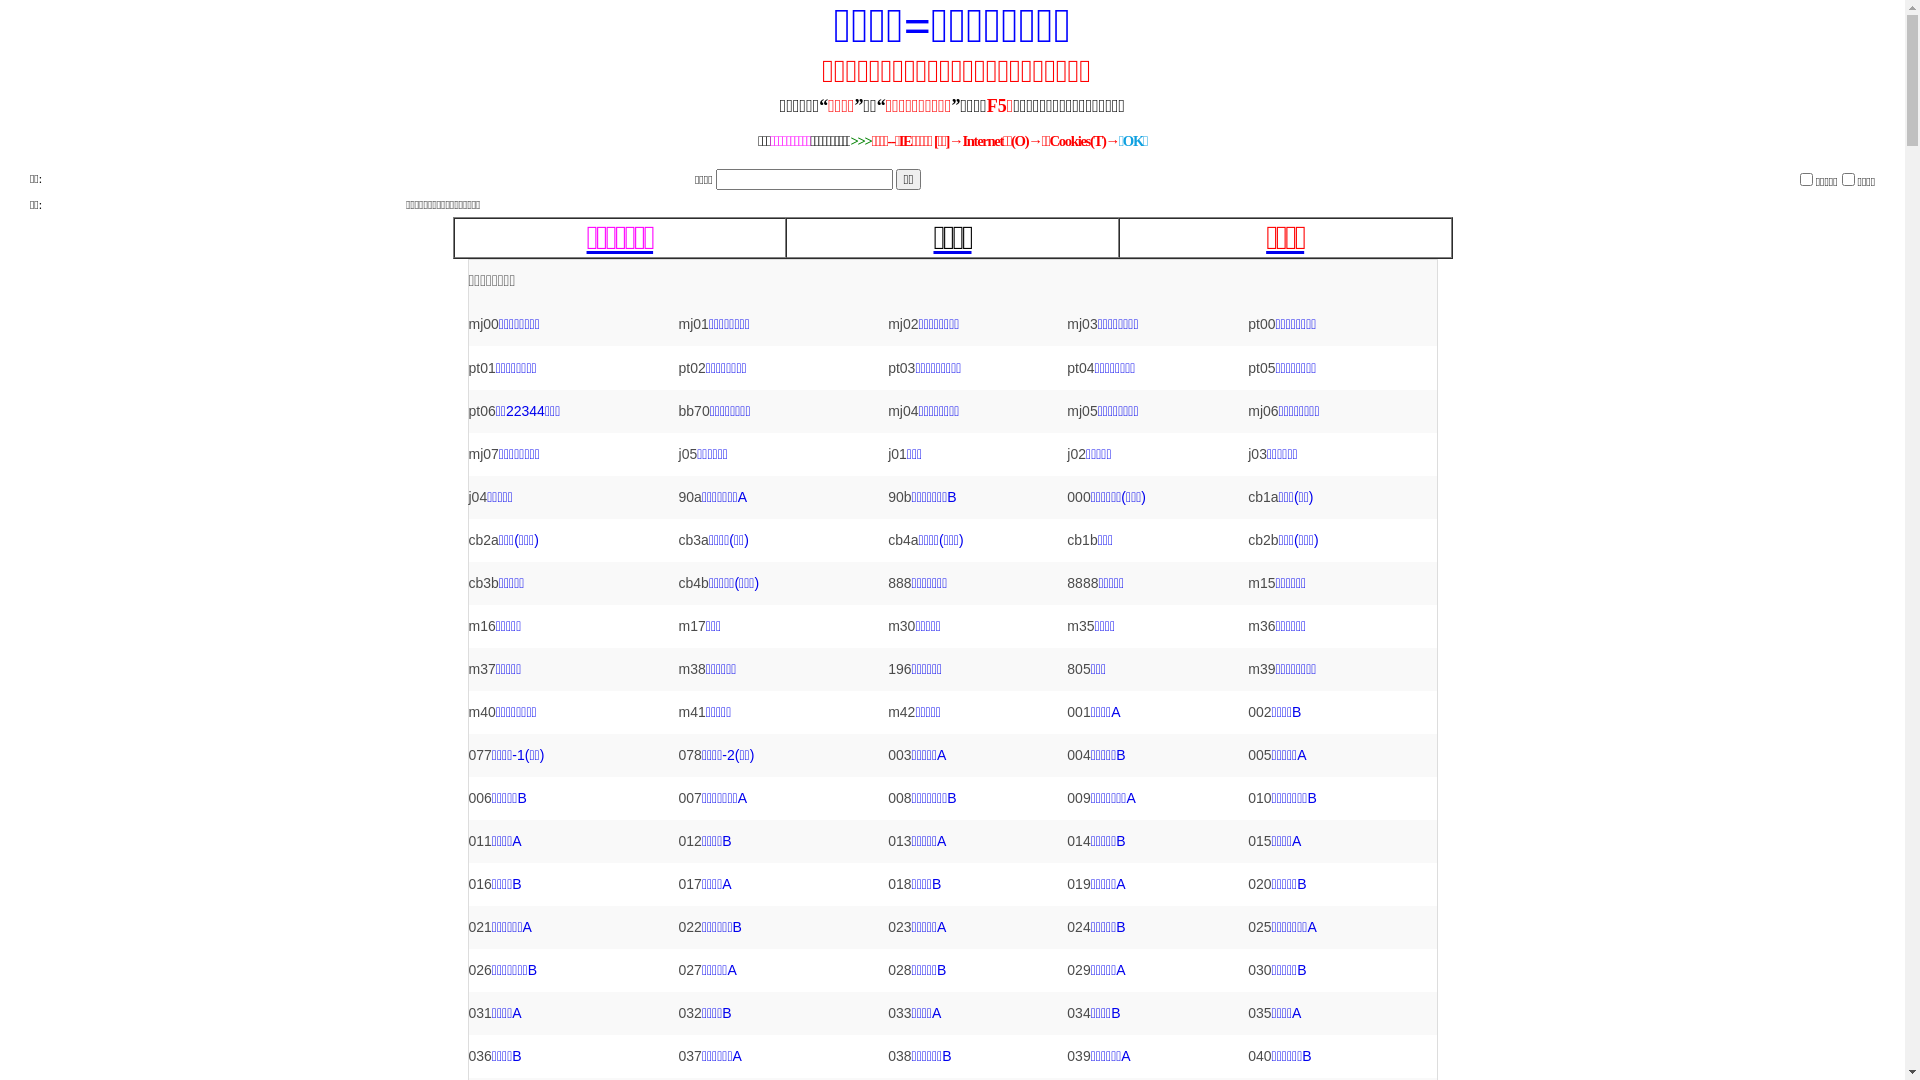 This screenshot has height=1080, width=1920. What do you see at coordinates (481, 624) in the screenshot?
I see `'m16'` at bounding box center [481, 624].